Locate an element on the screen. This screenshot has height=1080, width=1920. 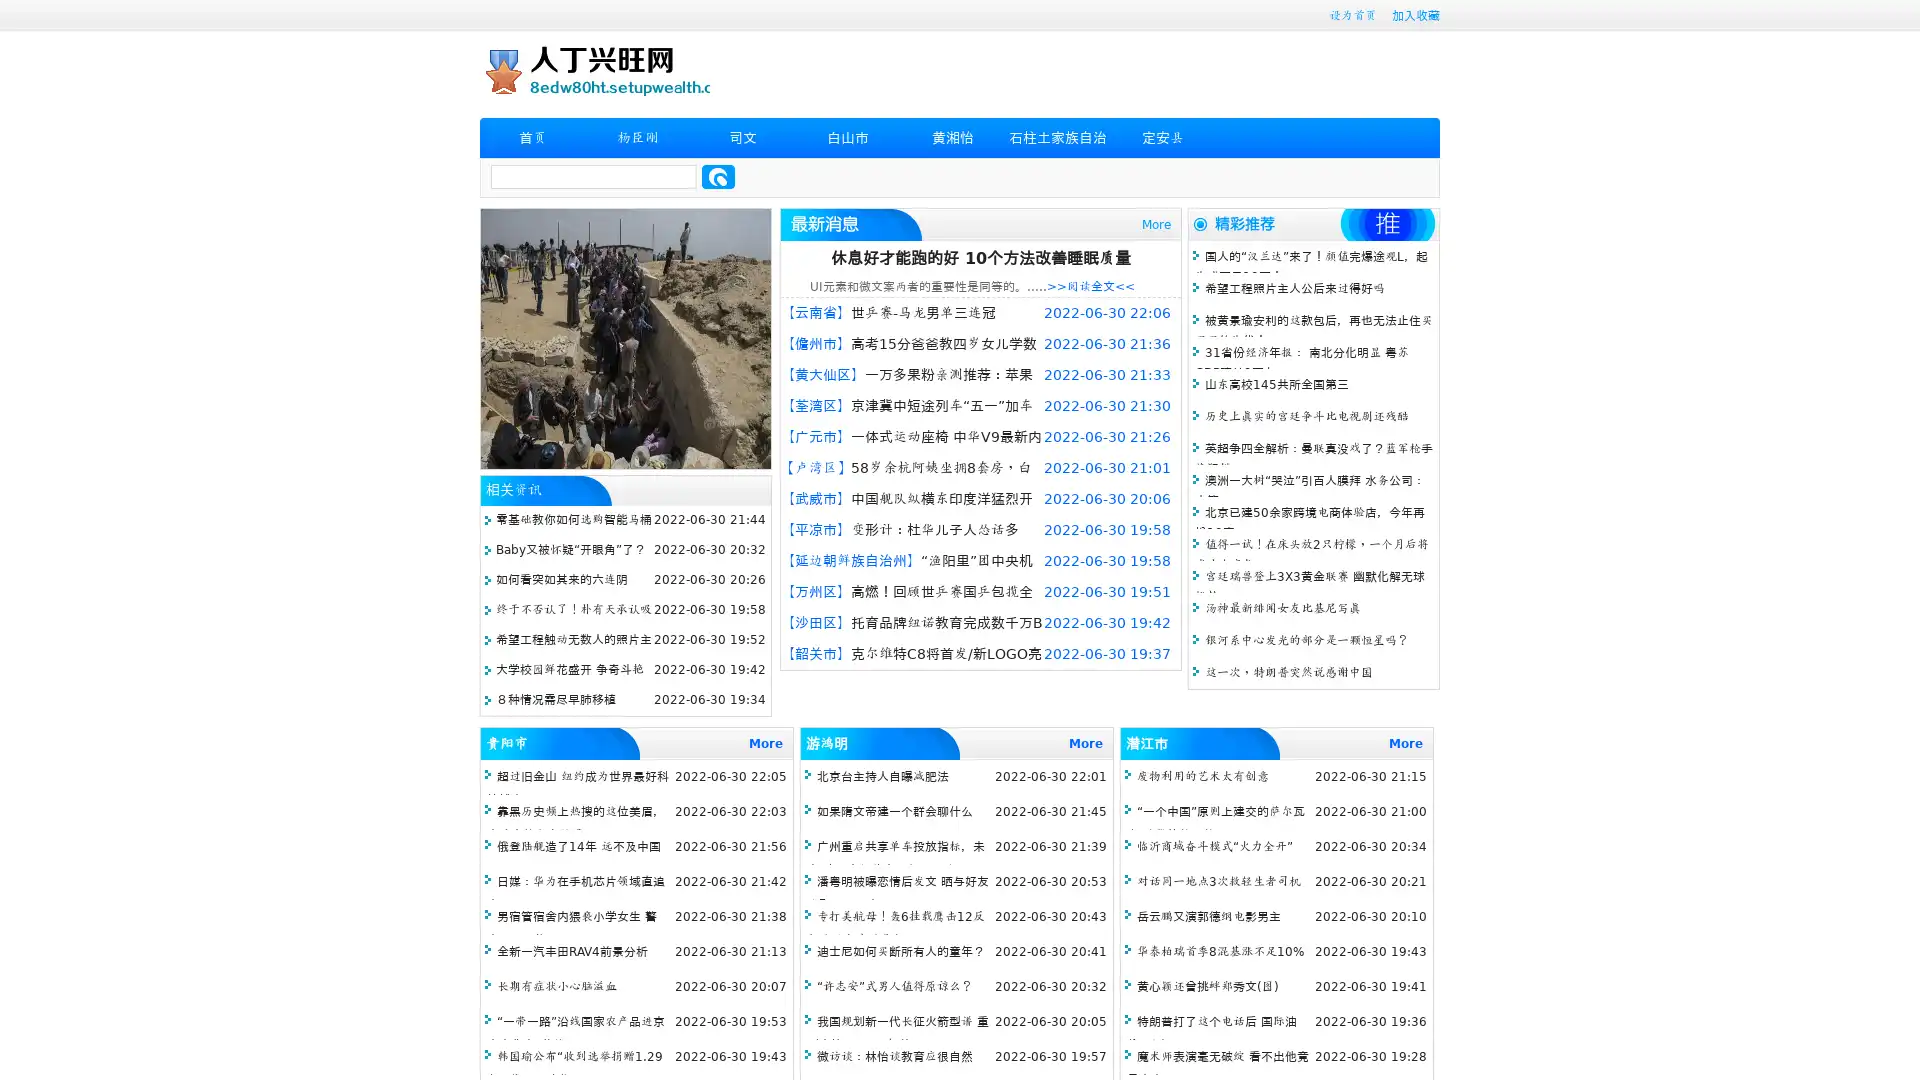
Search is located at coordinates (718, 176).